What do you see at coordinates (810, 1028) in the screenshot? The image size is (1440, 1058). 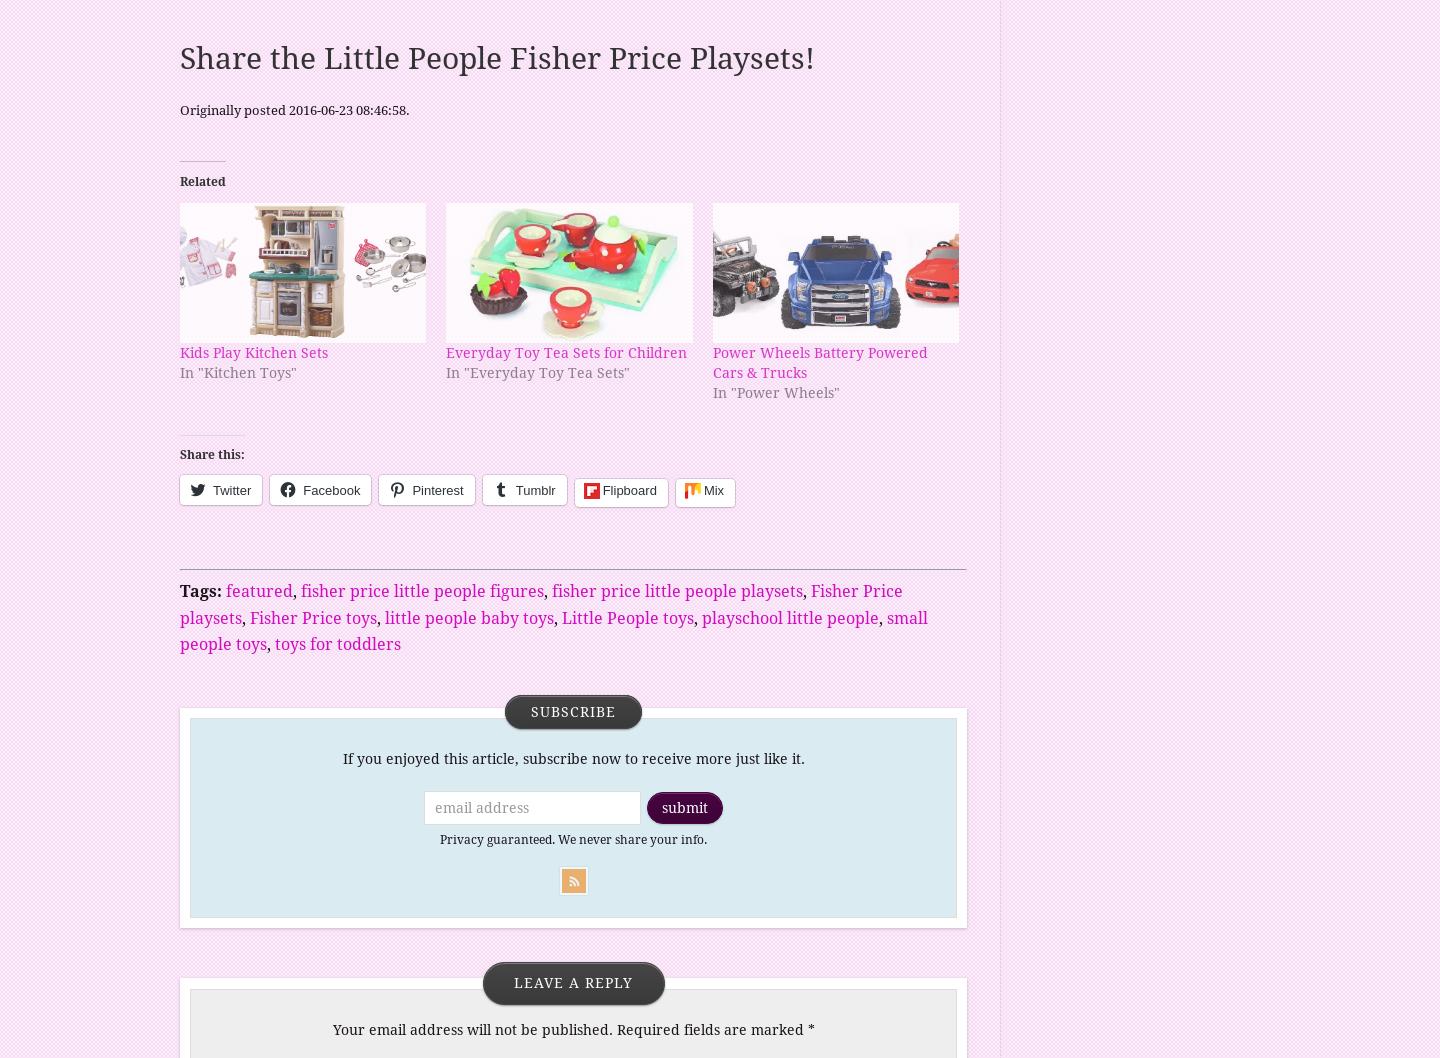 I see `'*'` at bounding box center [810, 1028].